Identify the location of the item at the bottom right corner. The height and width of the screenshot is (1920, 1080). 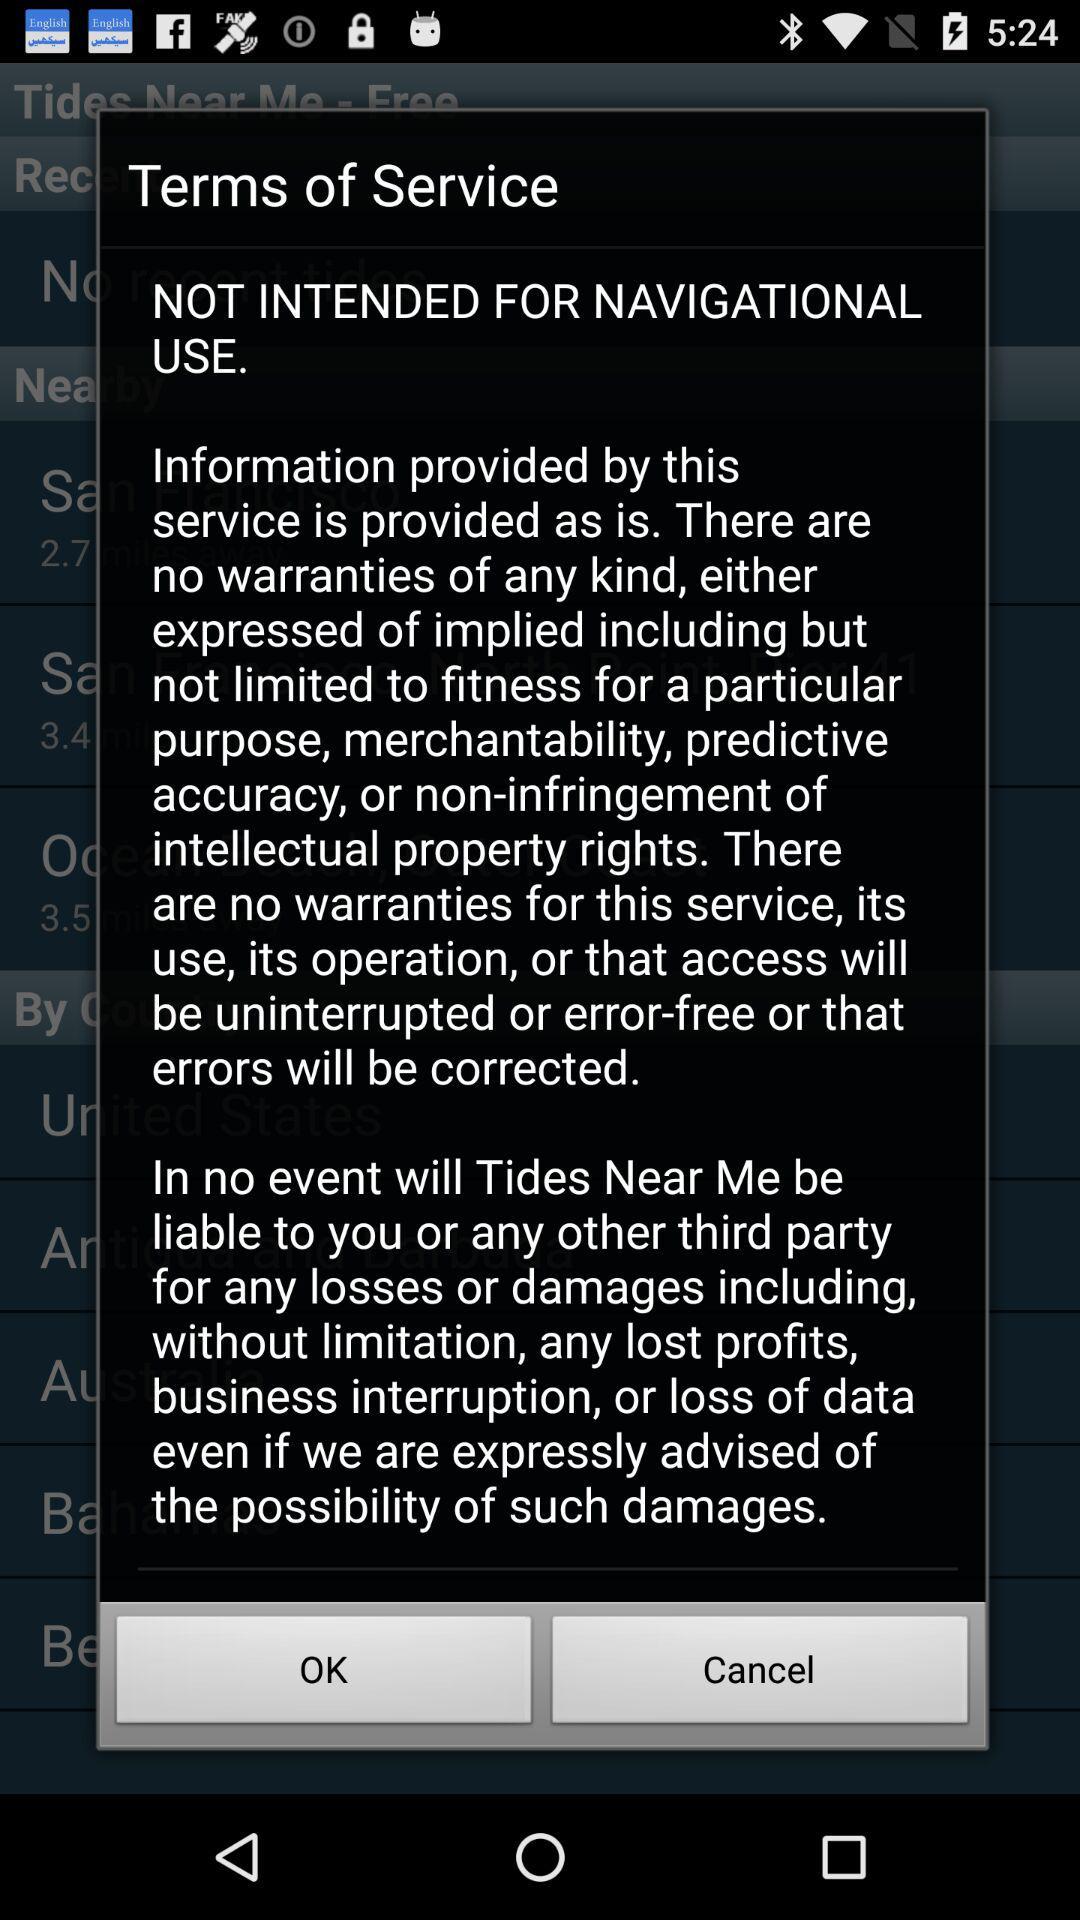
(760, 1675).